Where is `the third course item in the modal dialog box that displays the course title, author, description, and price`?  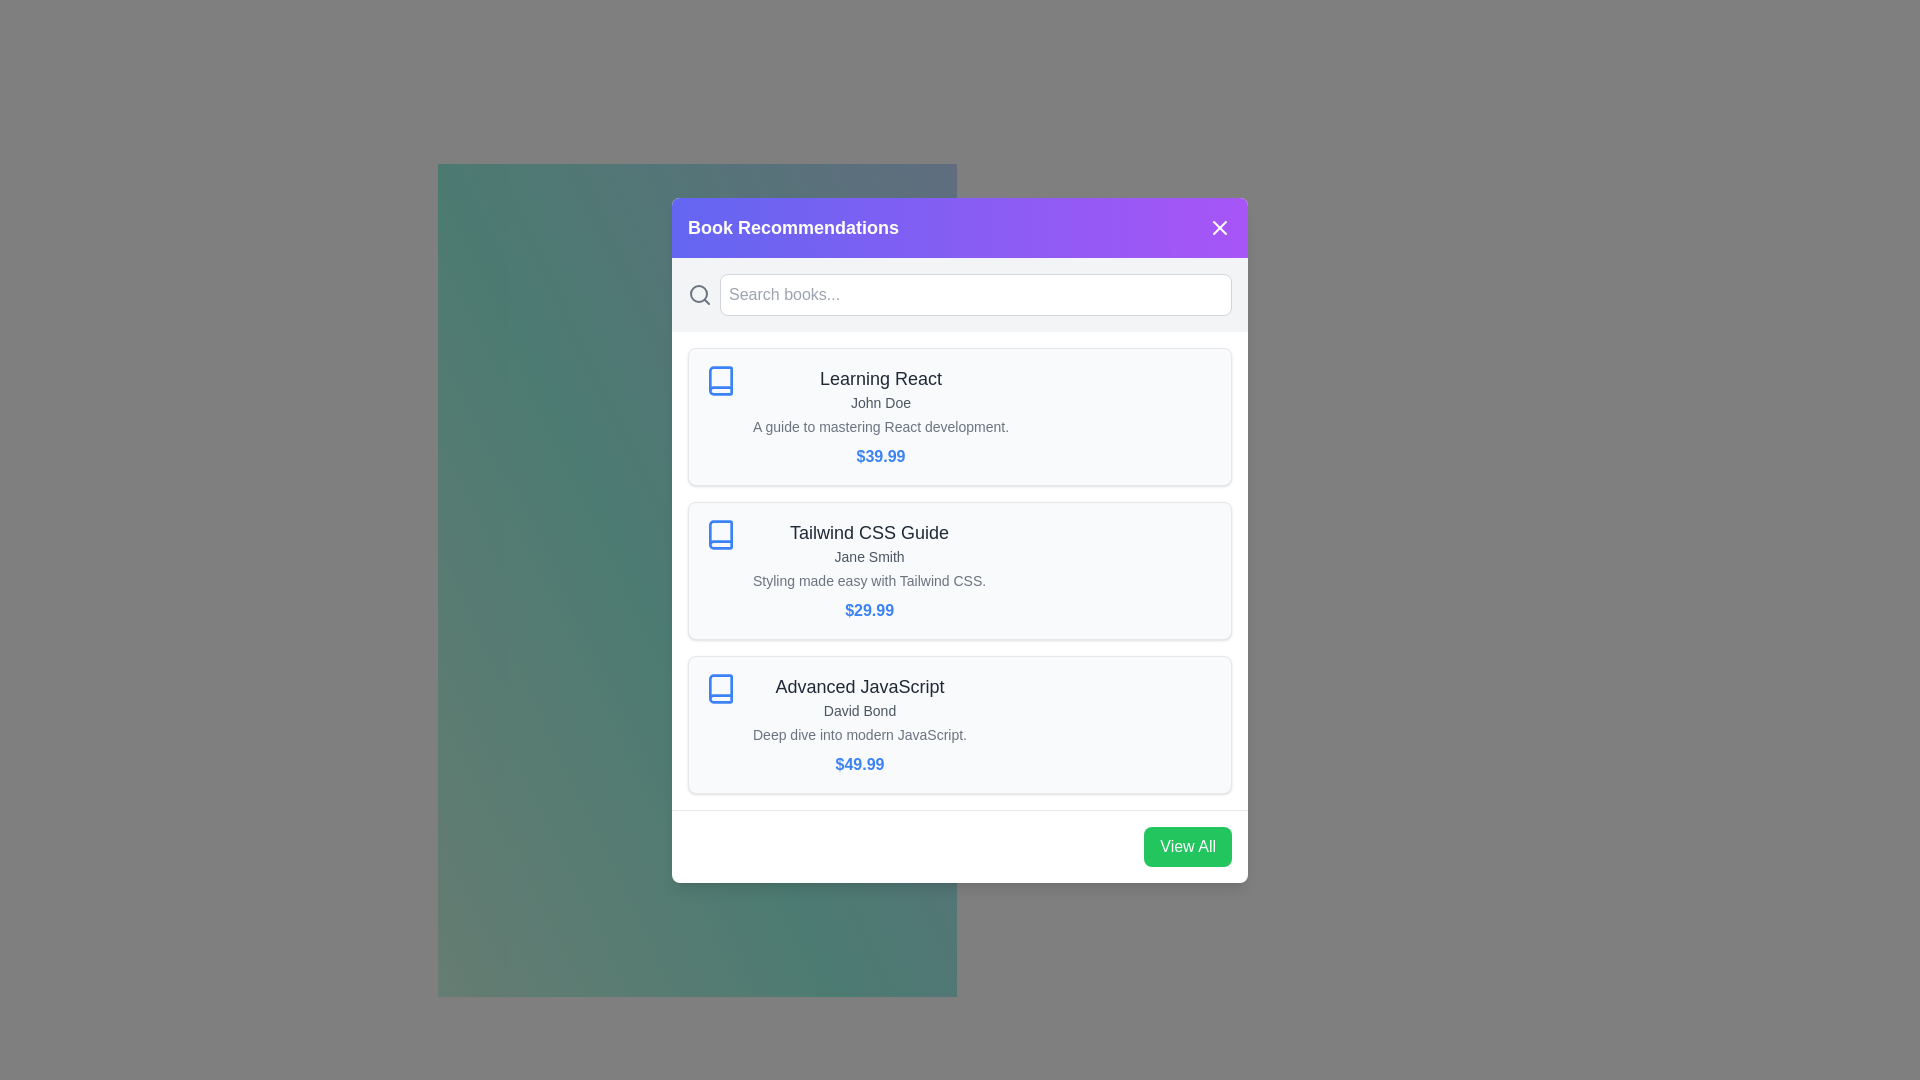
the third course item in the modal dialog box that displays the course title, author, description, and price is located at coordinates (859, 724).